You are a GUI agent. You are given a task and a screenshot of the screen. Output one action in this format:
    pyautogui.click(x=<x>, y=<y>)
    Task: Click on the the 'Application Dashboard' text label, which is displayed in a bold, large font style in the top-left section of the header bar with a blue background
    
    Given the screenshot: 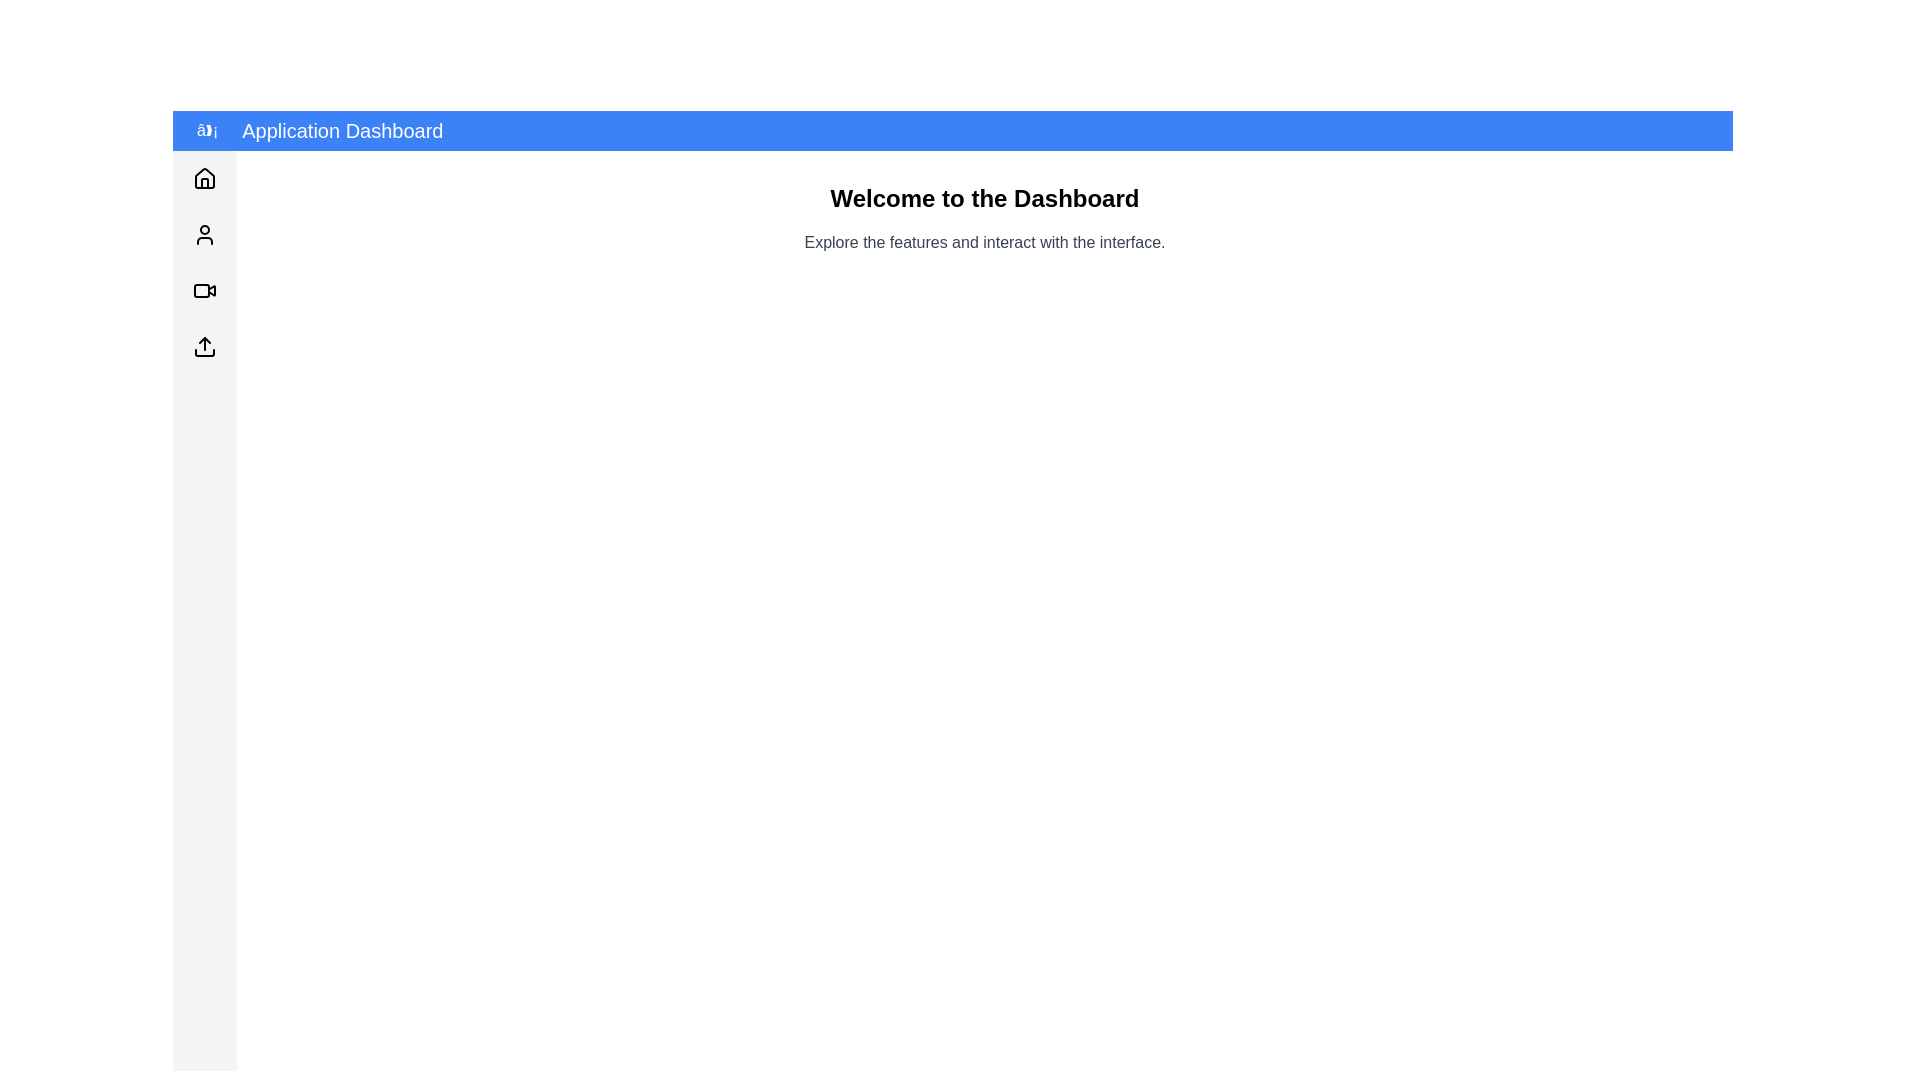 What is the action you would take?
    pyautogui.click(x=342, y=131)
    